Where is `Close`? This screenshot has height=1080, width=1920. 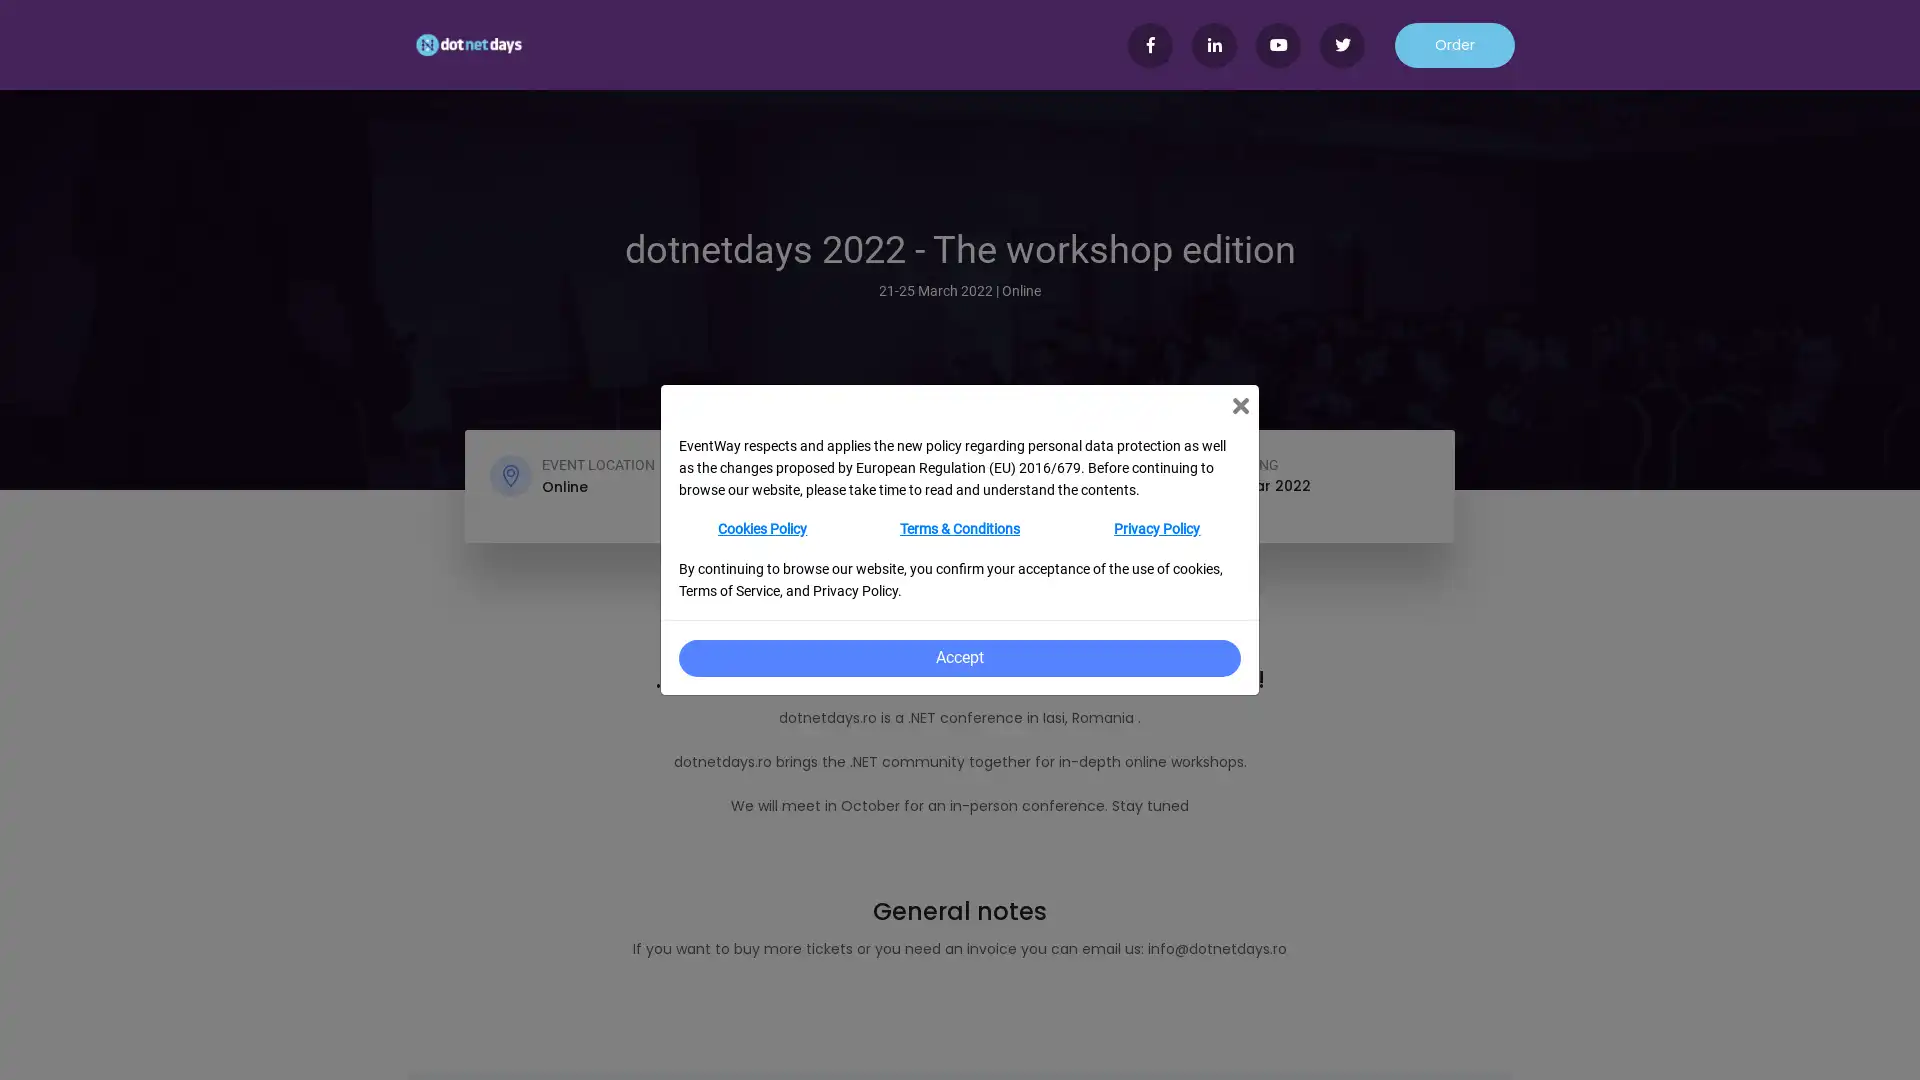
Close is located at coordinates (1239, 405).